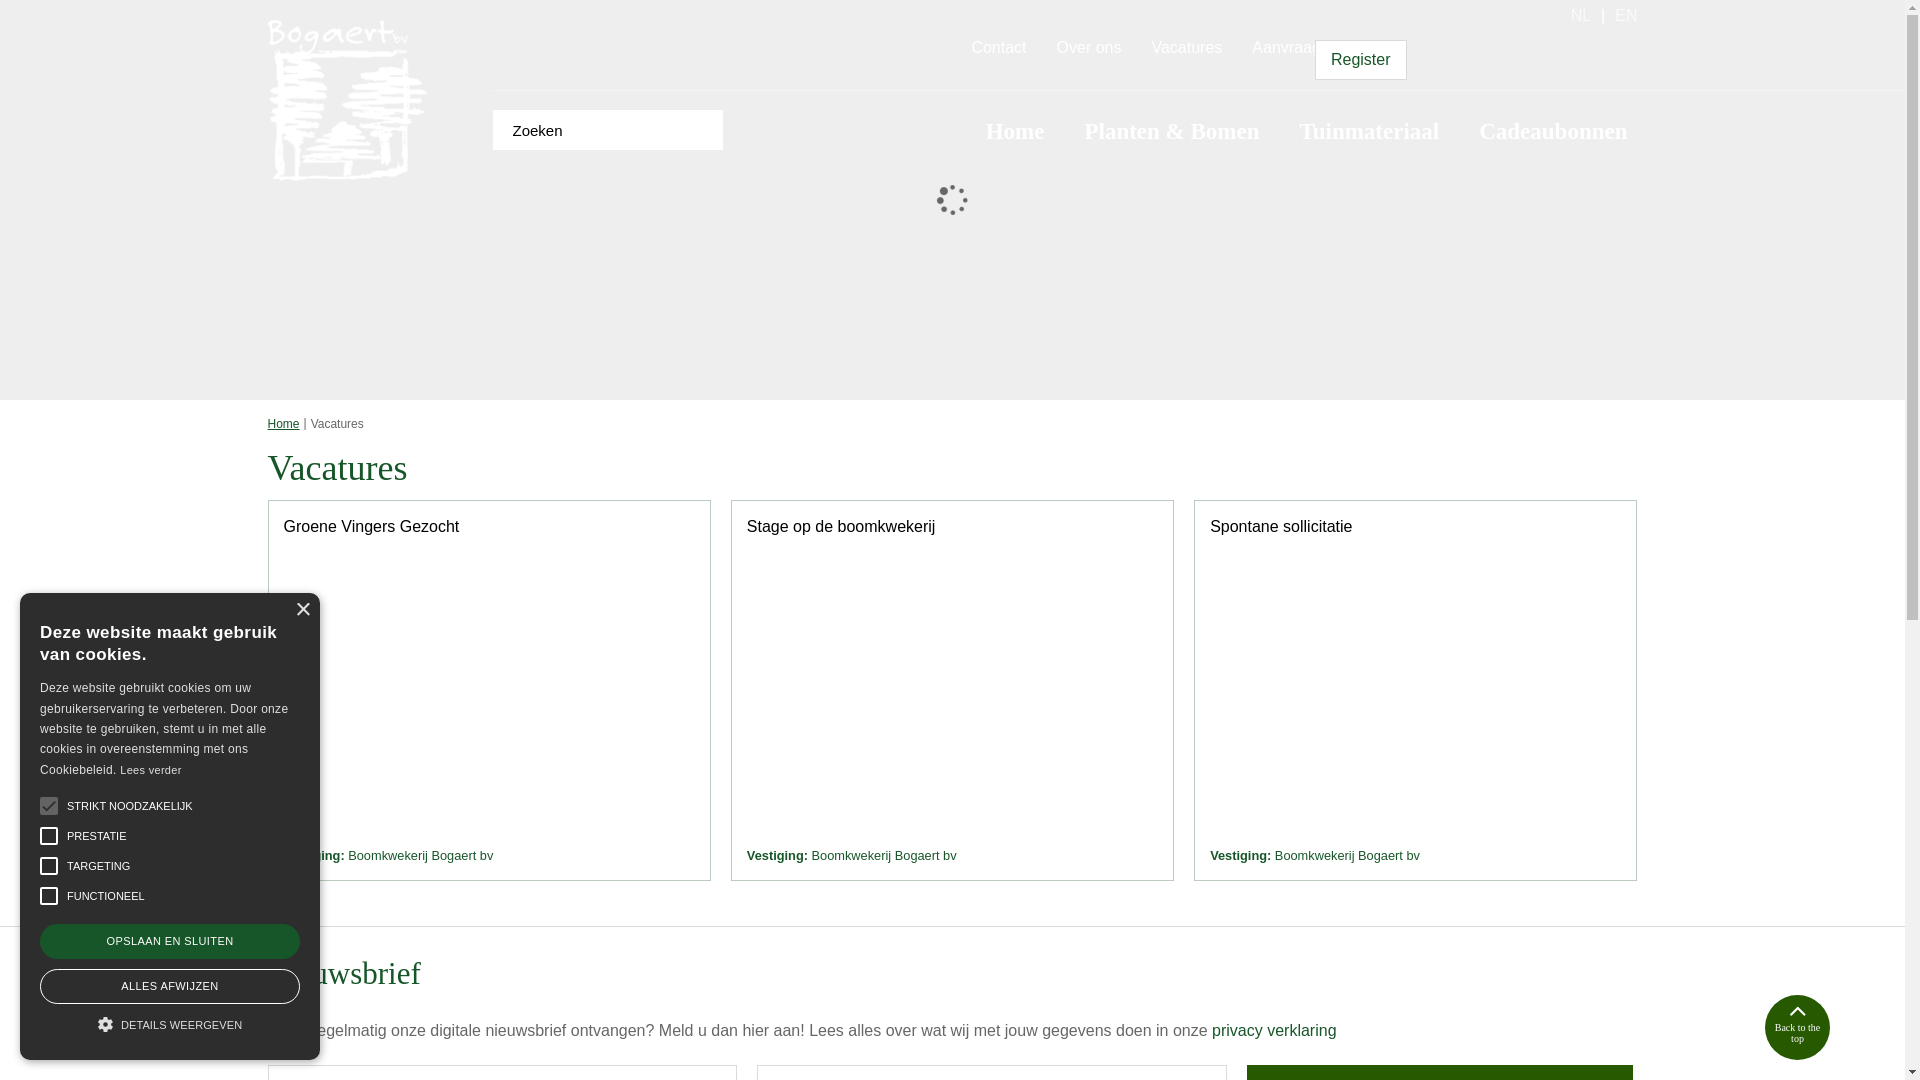  I want to click on 'Login', so click(1436, 49).